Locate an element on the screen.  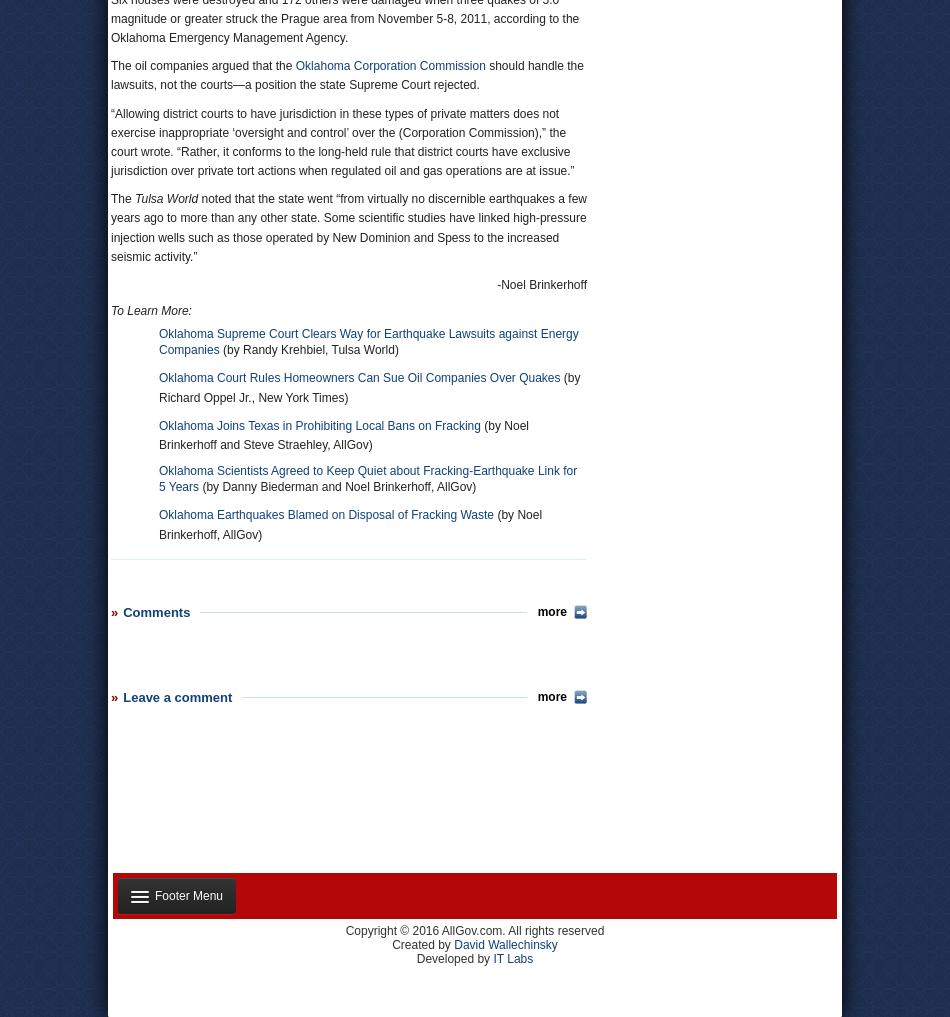
'David Wallechinsky' is located at coordinates (505, 943).